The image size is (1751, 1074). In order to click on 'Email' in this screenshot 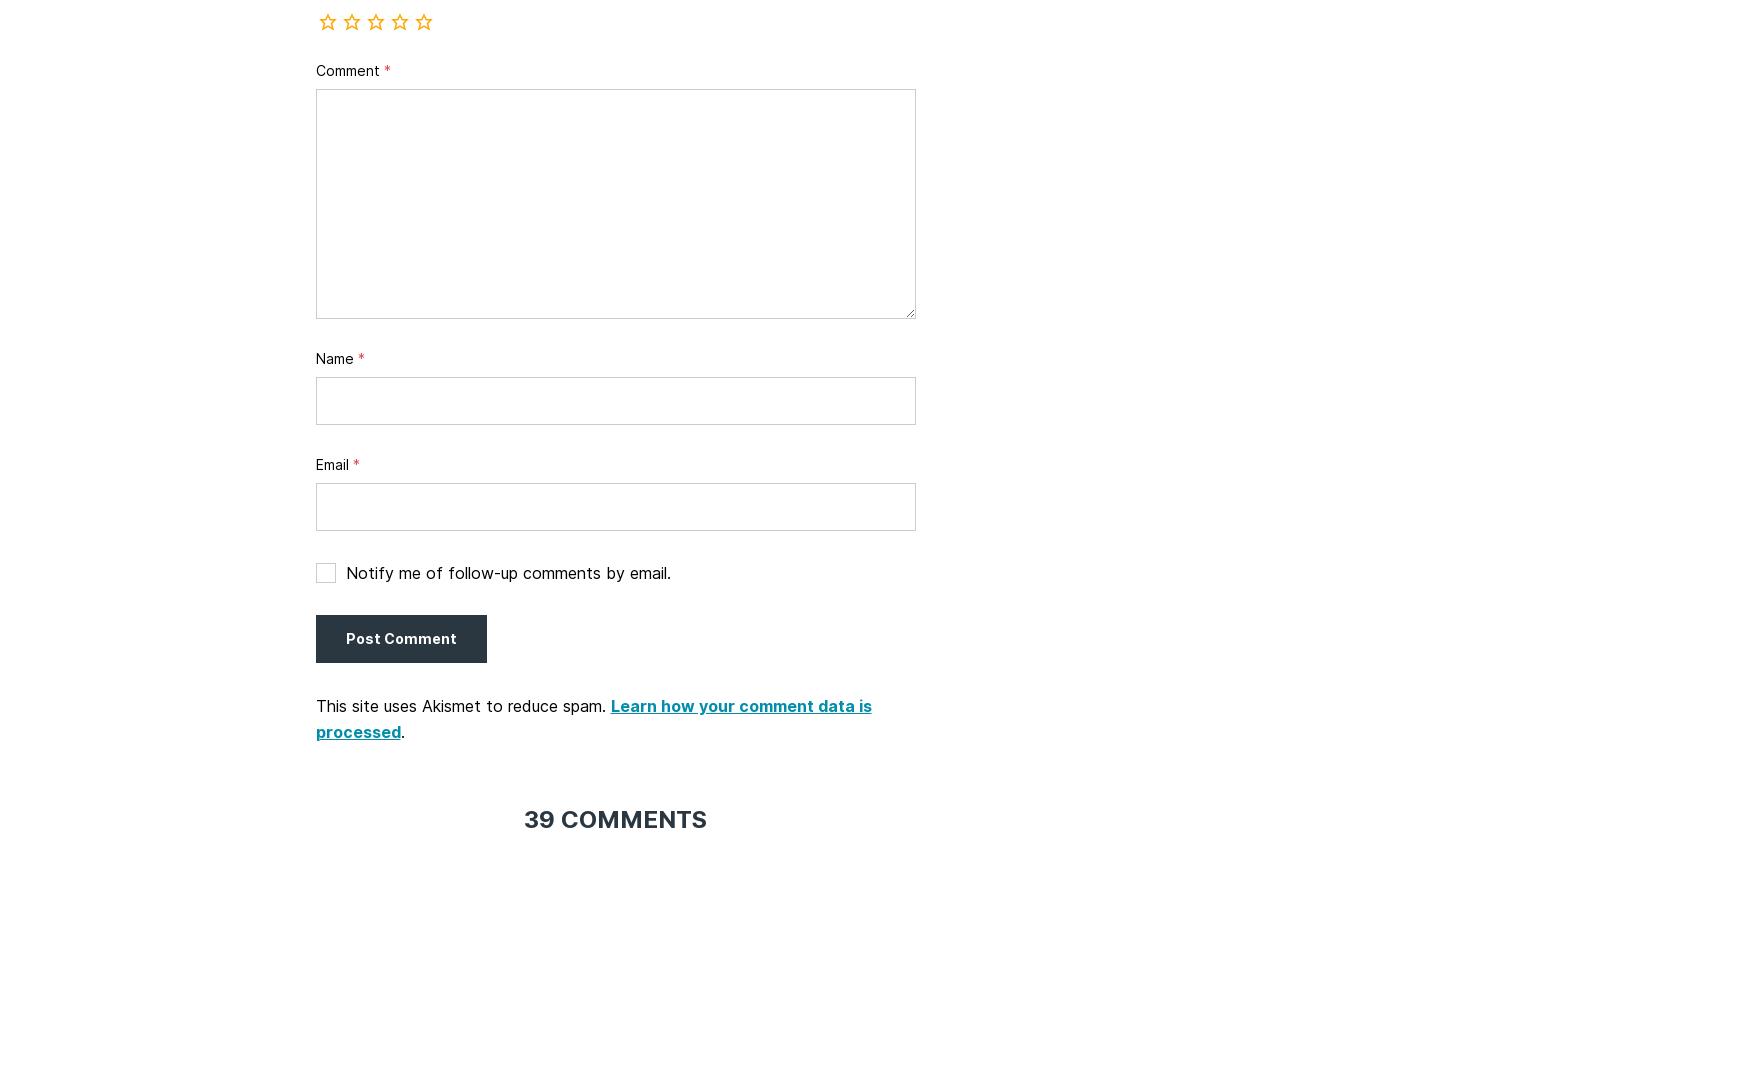, I will do `click(315, 462)`.